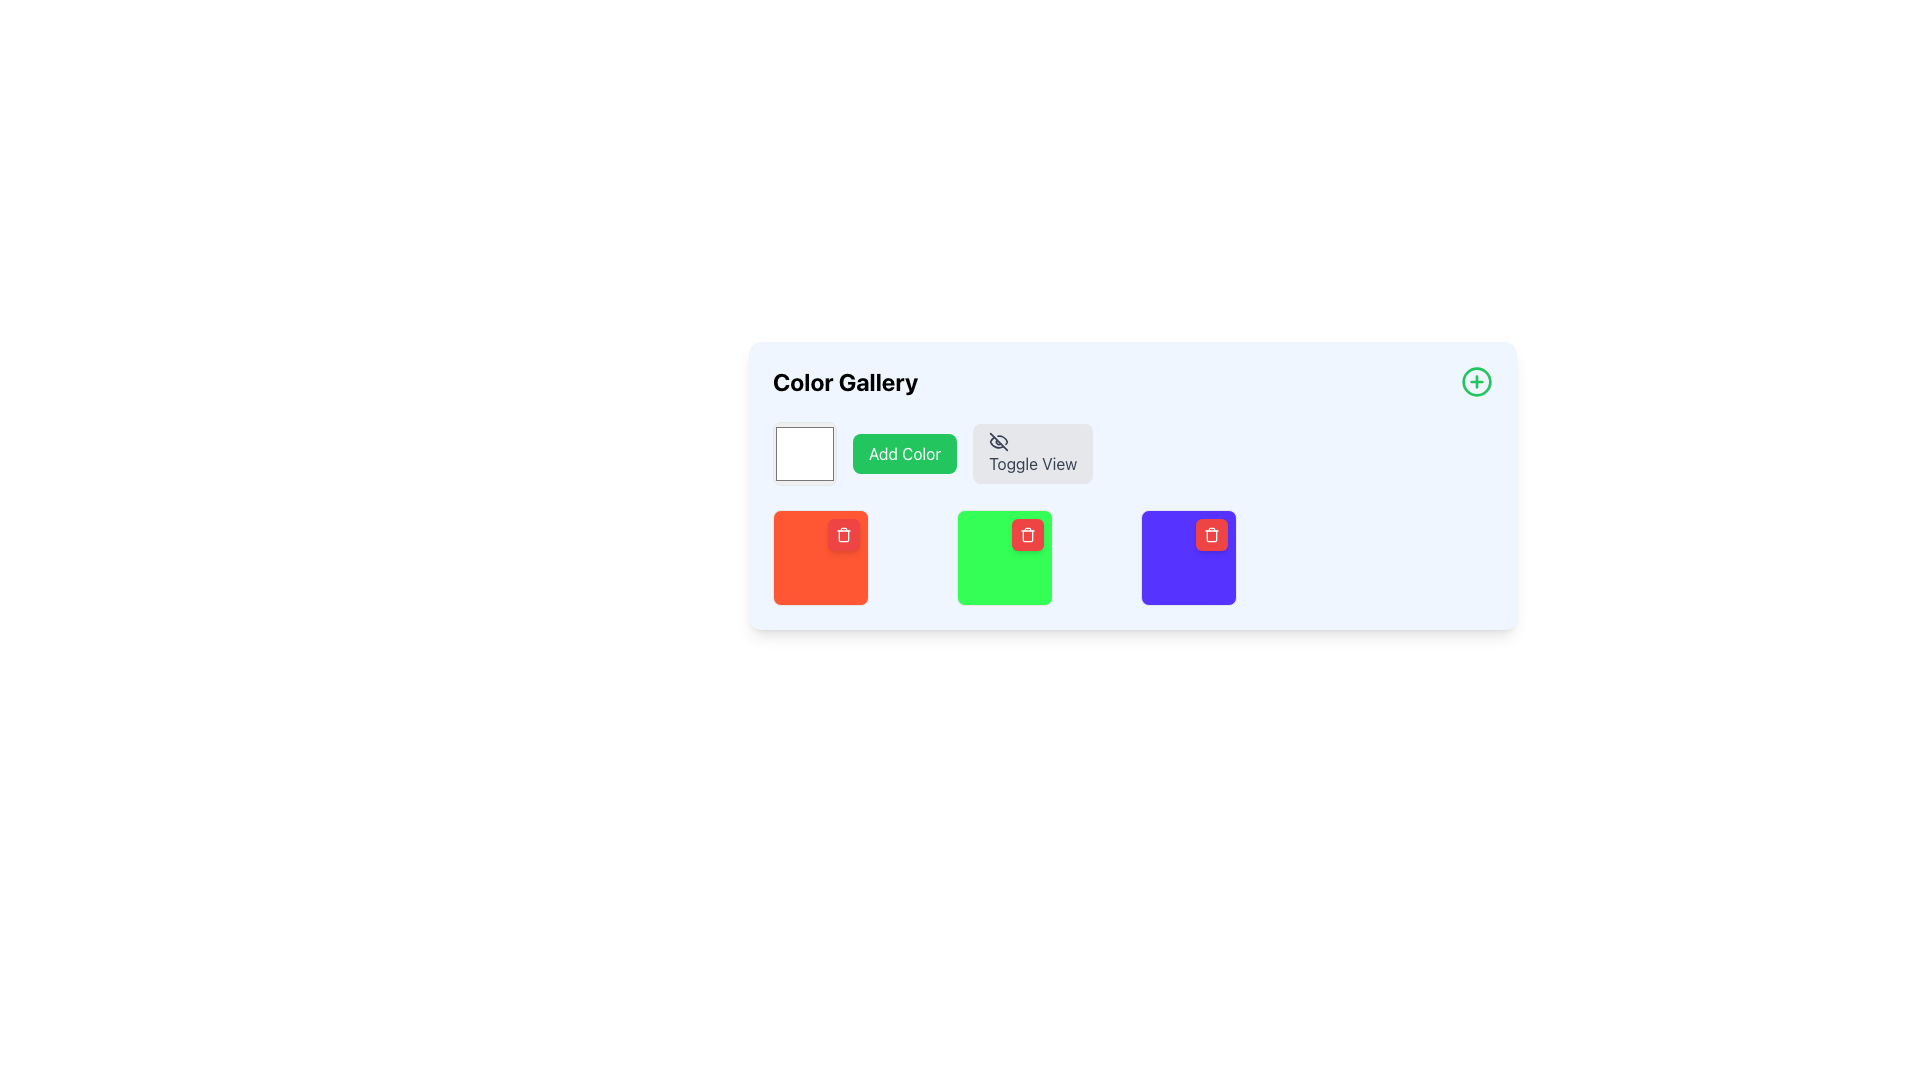 The width and height of the screenshot is (1920, 1080). What do you see at coordinates (1210, 534) in the screenshot?
I see `the small square button with a red background and white border, located at the upper-right corner of a larger purple square component` at bounding box center [1210, 534].